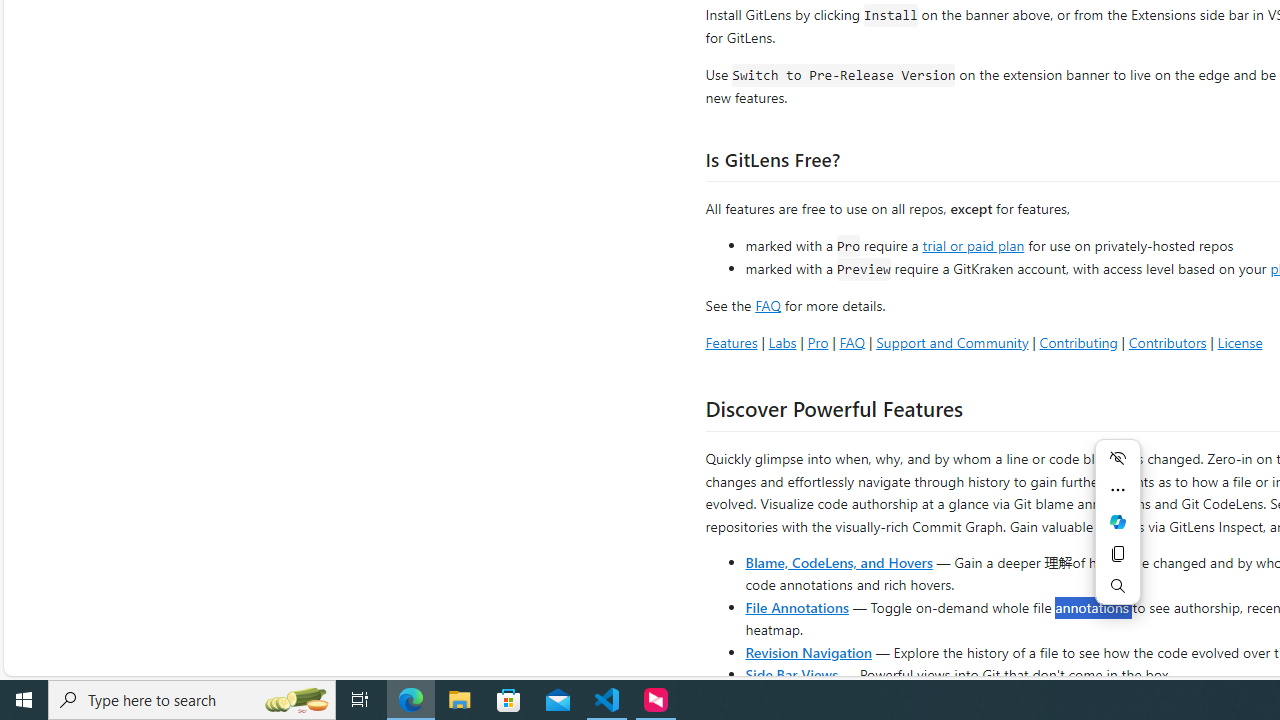 The height and width of the screenshot is (720, 1280). I want to click on 'Side Bar Views', so click(790, 673).